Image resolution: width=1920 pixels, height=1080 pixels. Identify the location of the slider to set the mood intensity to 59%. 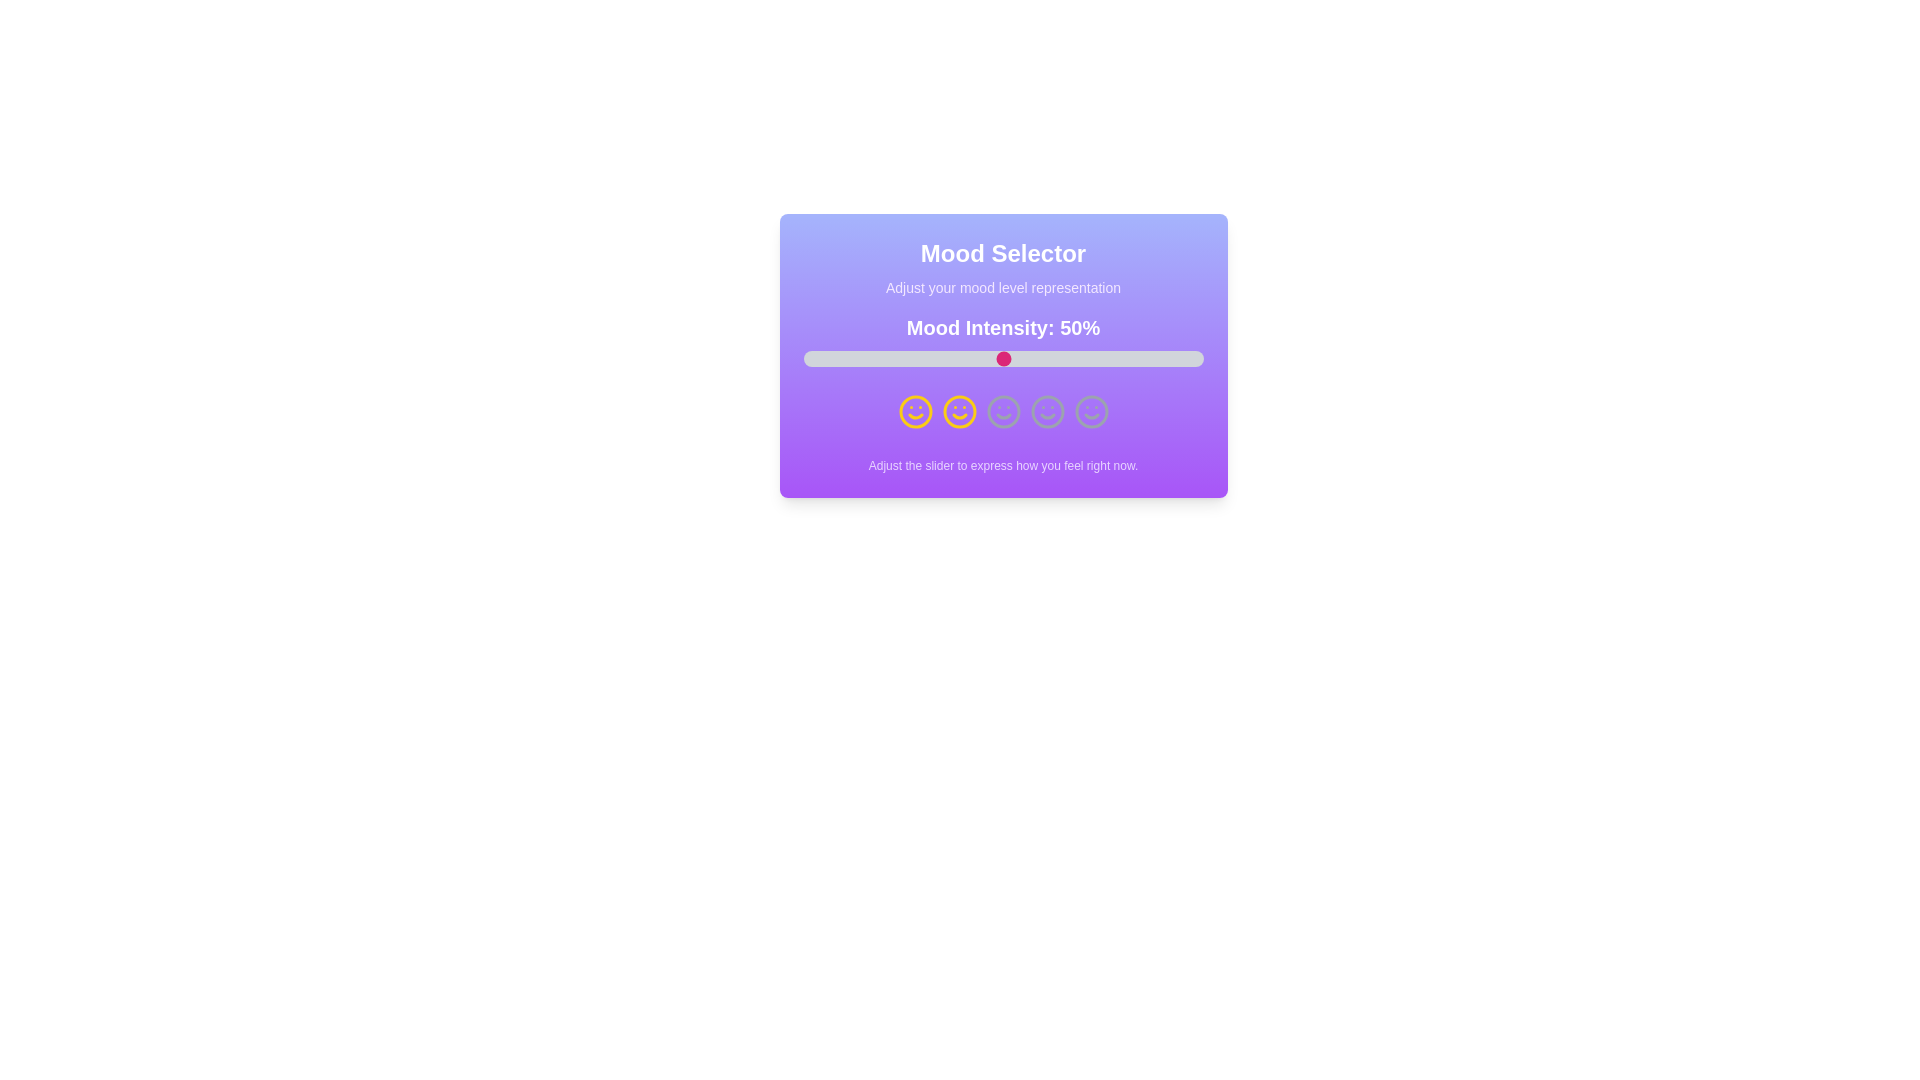
(1039, 357).